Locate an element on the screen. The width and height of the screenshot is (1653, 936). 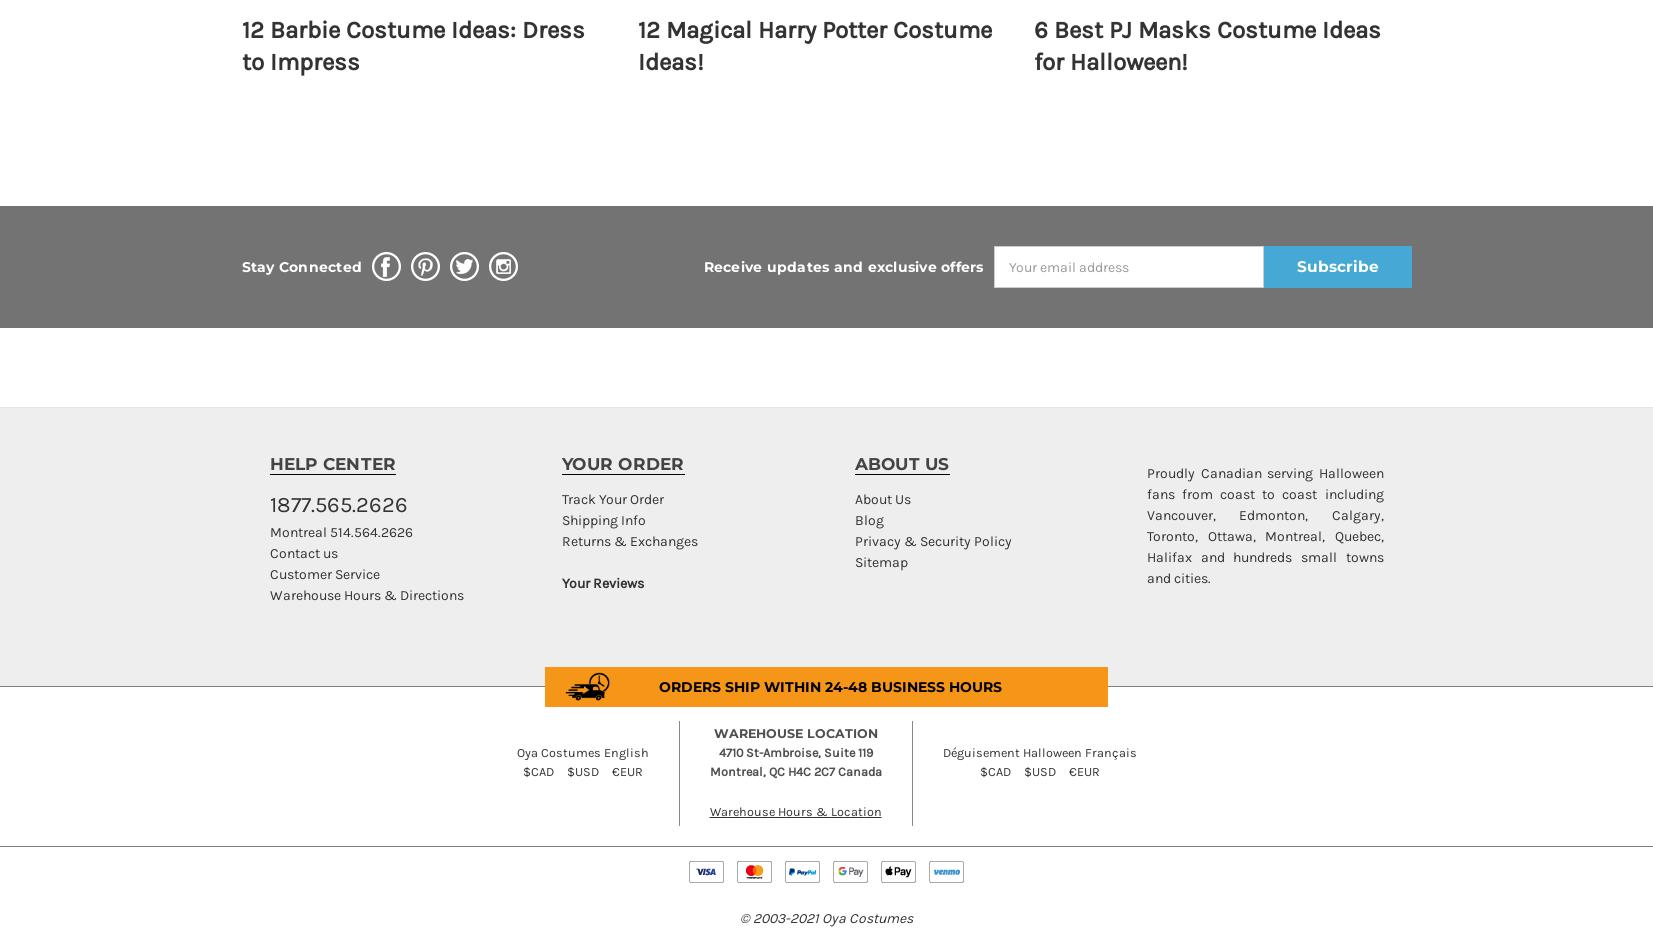
'Receive updates and exclusive offers' is located at coordinates (843, 265).